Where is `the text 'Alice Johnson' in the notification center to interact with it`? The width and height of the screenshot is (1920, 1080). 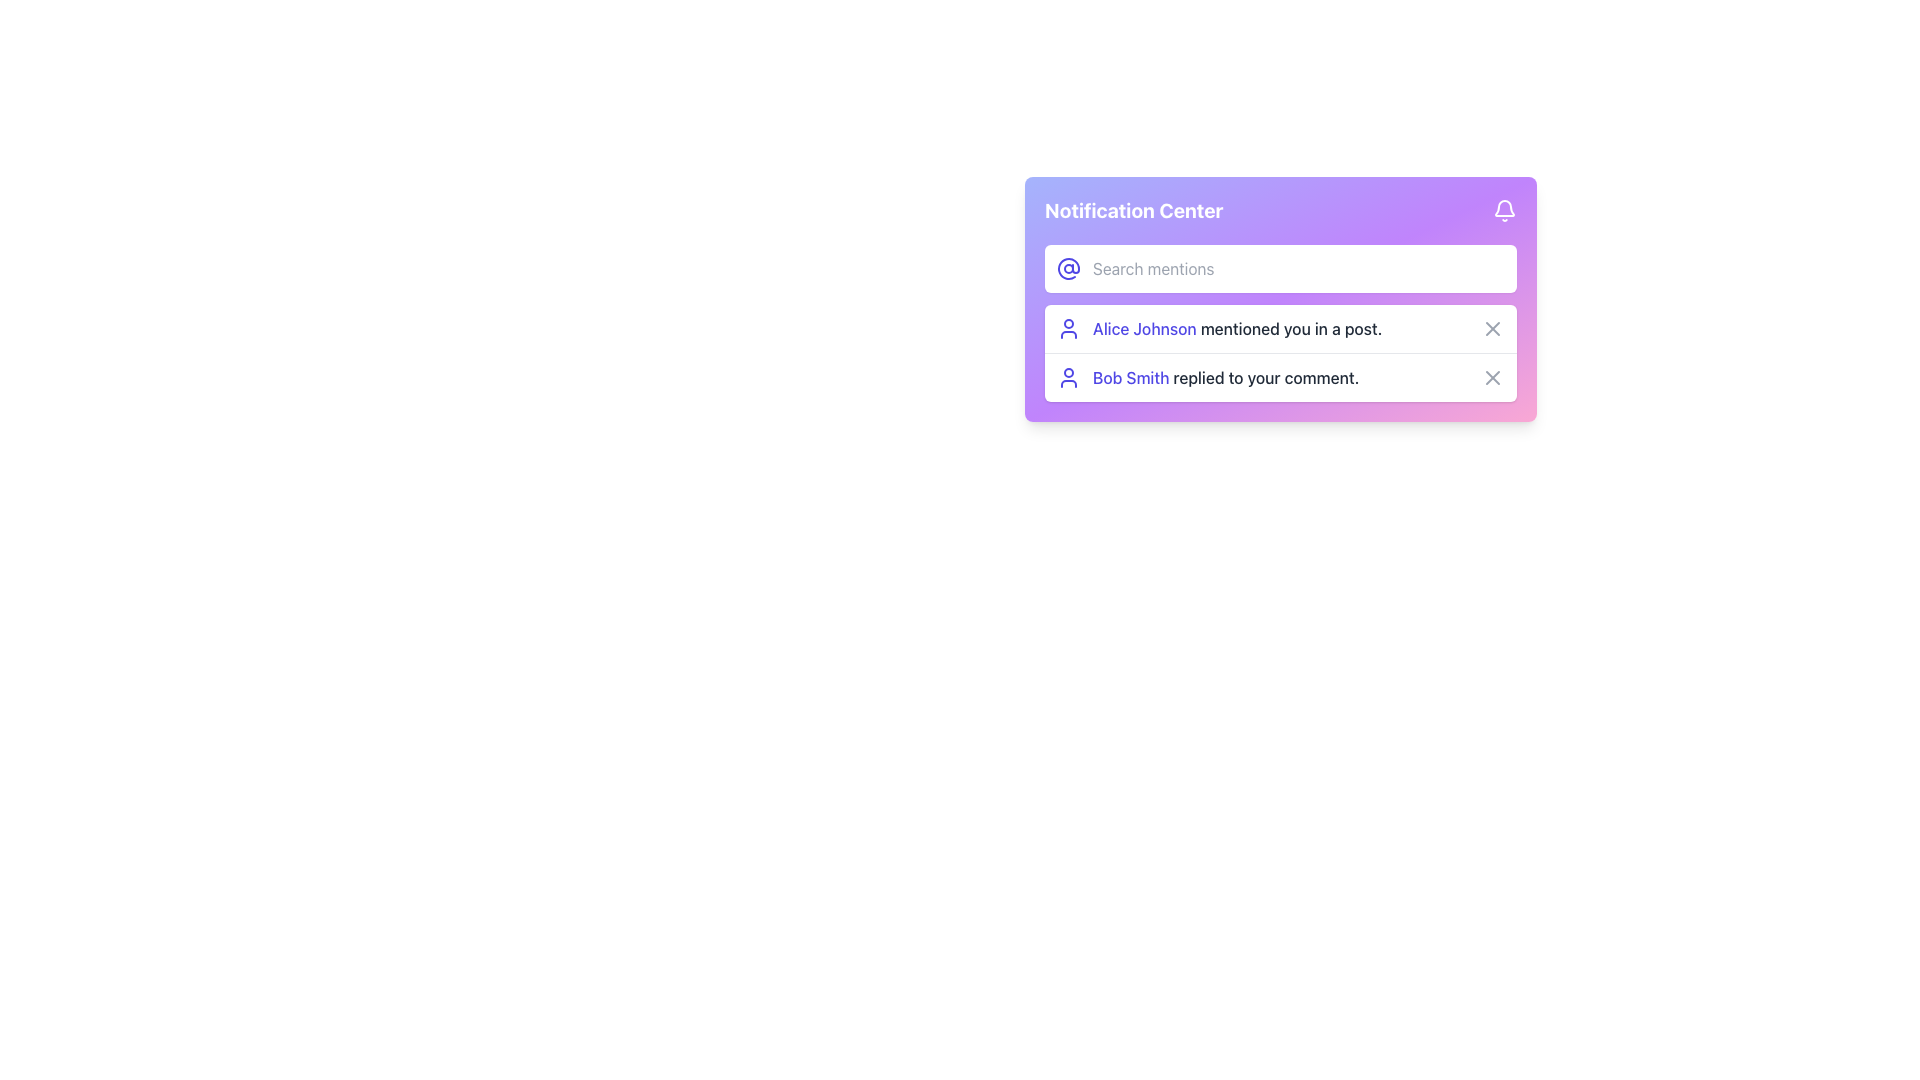
the text 'Alice Johnson' in the notification center to interact with it is located at coordinates (1144, 327).